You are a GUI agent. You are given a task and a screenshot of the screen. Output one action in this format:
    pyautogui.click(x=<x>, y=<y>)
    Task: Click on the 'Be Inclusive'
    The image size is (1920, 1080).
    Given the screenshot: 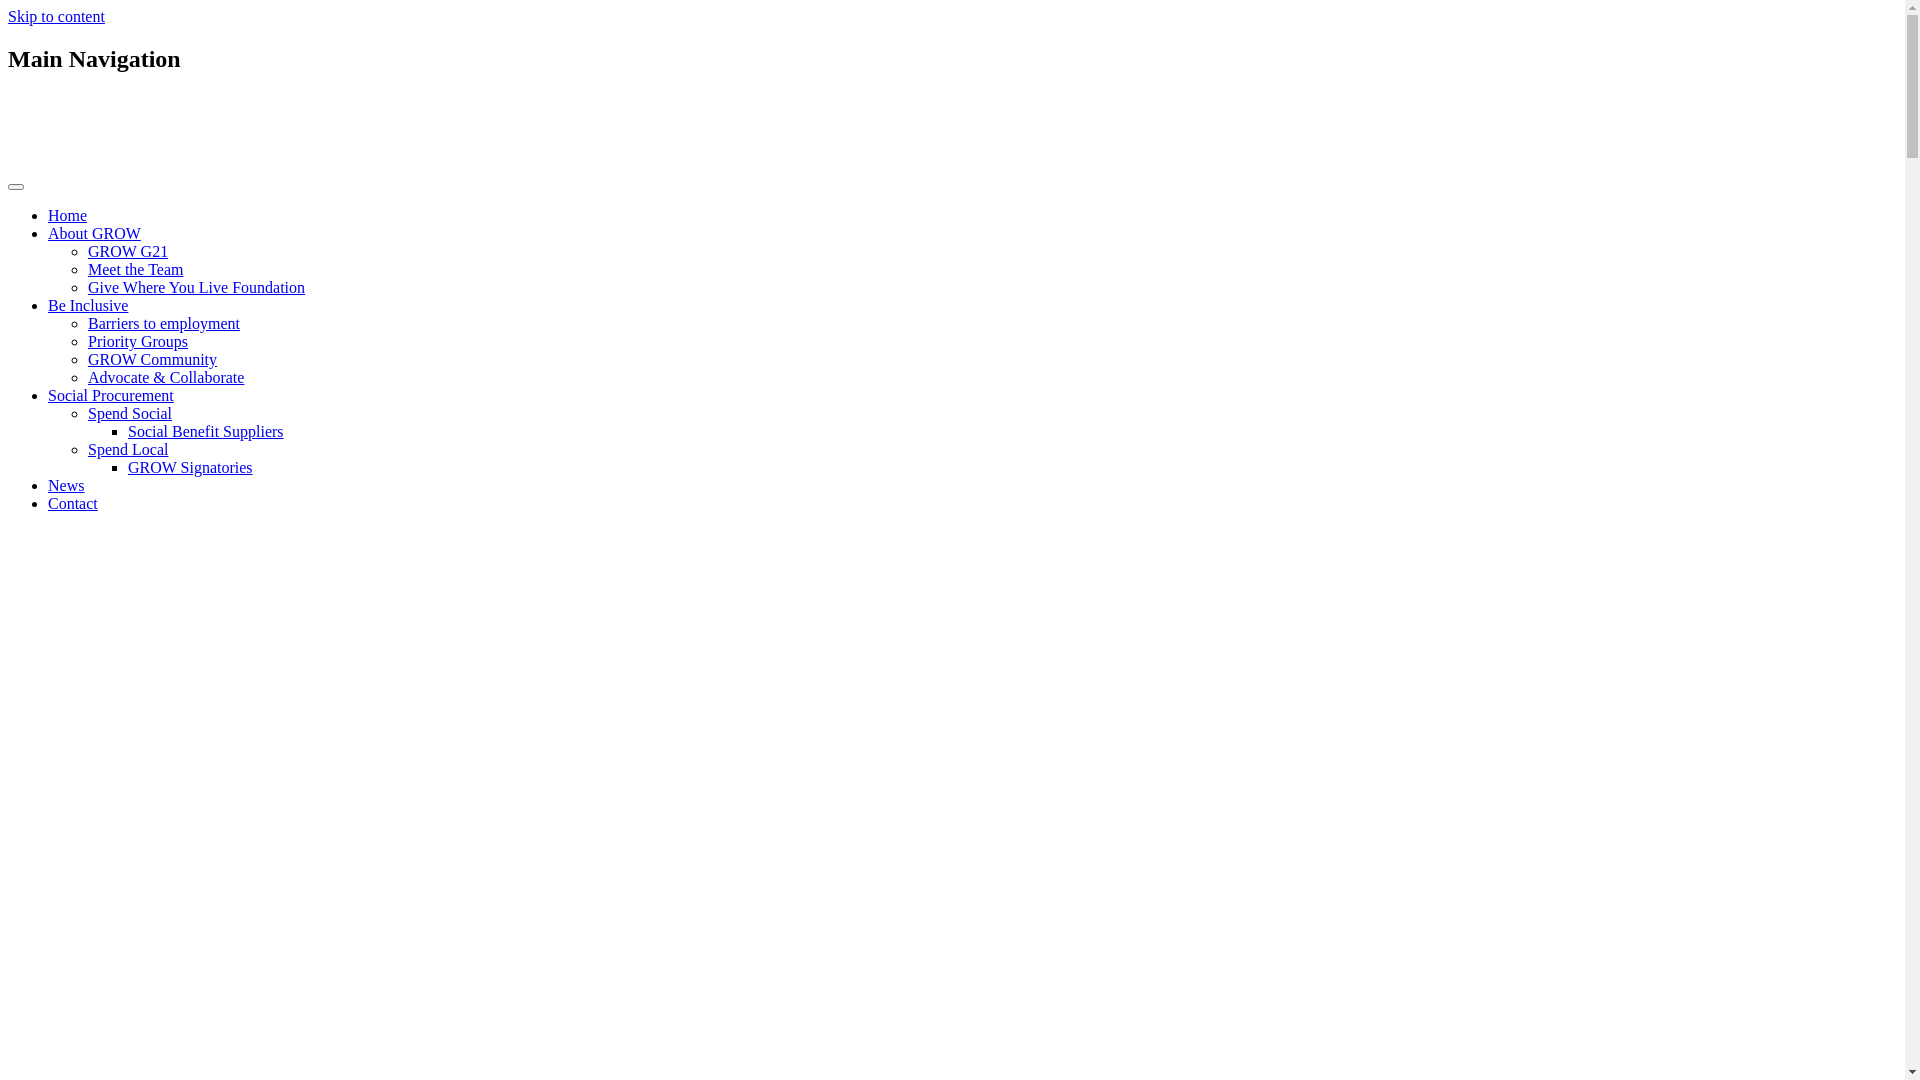 What is the action you would take?
    pyautogui.click(x=86, y=305)
    